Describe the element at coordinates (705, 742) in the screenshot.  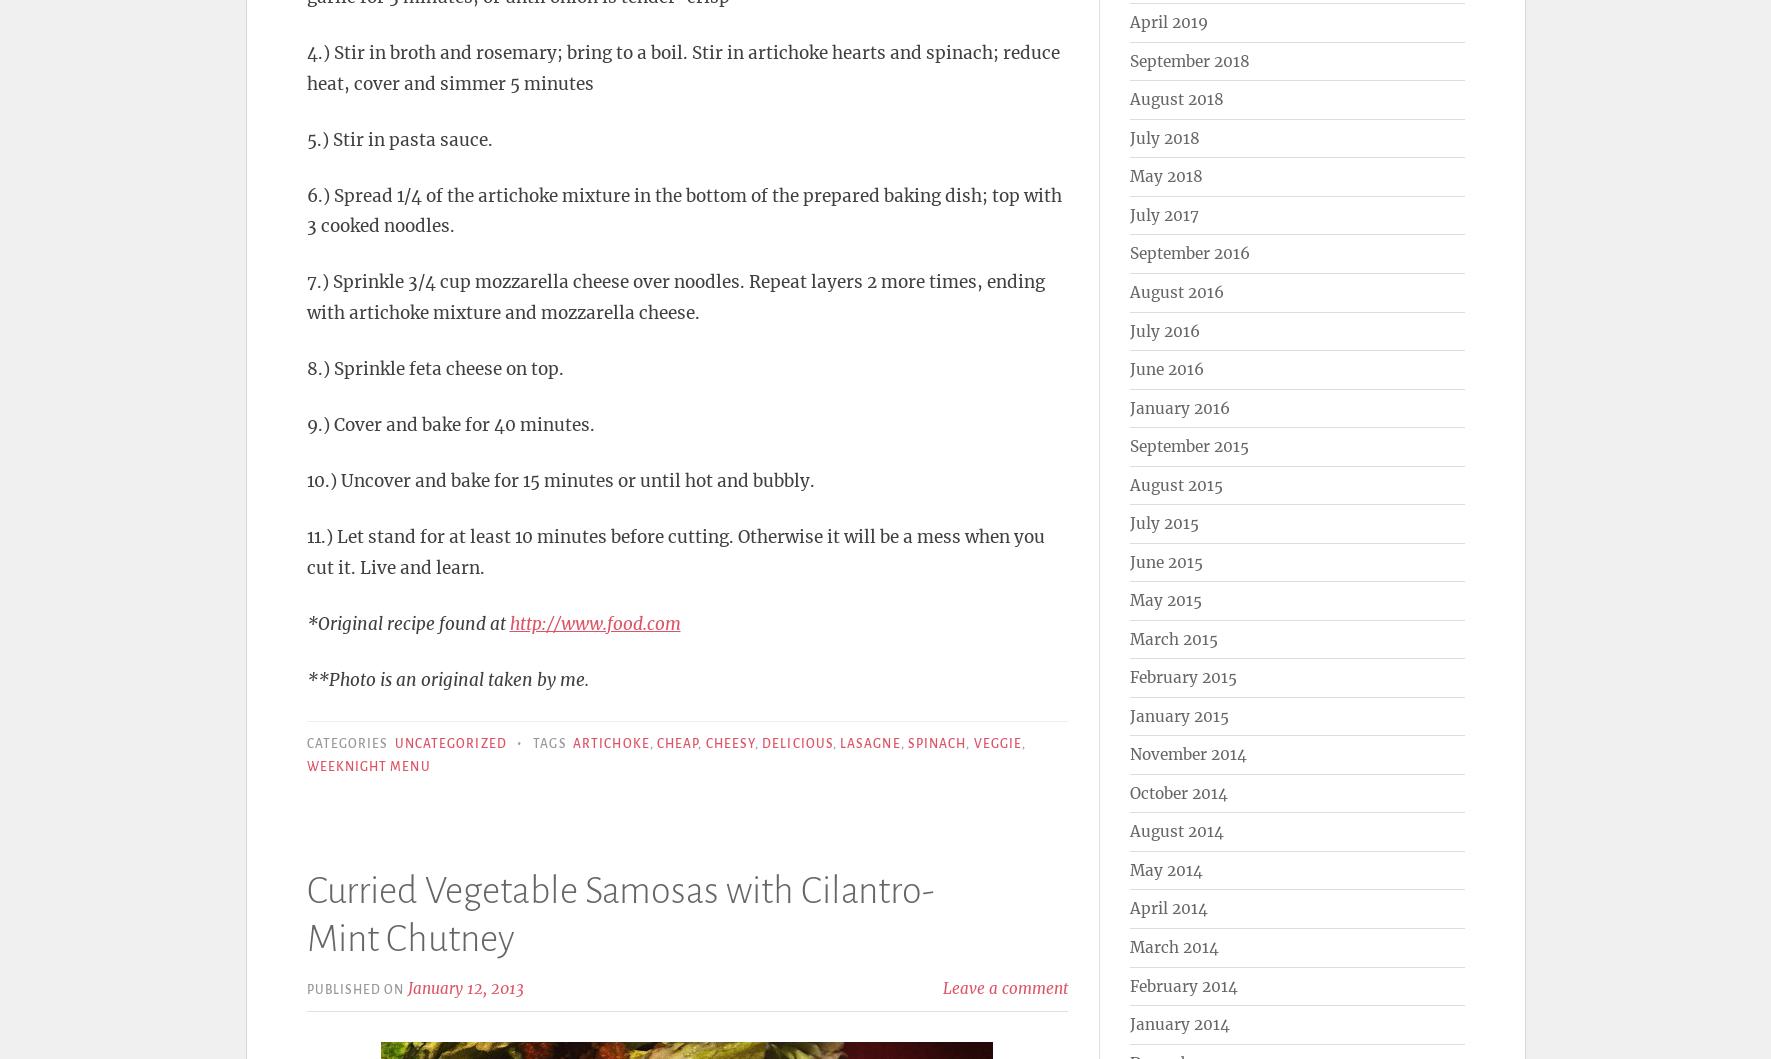
I see `'Cheesy'` at that location.